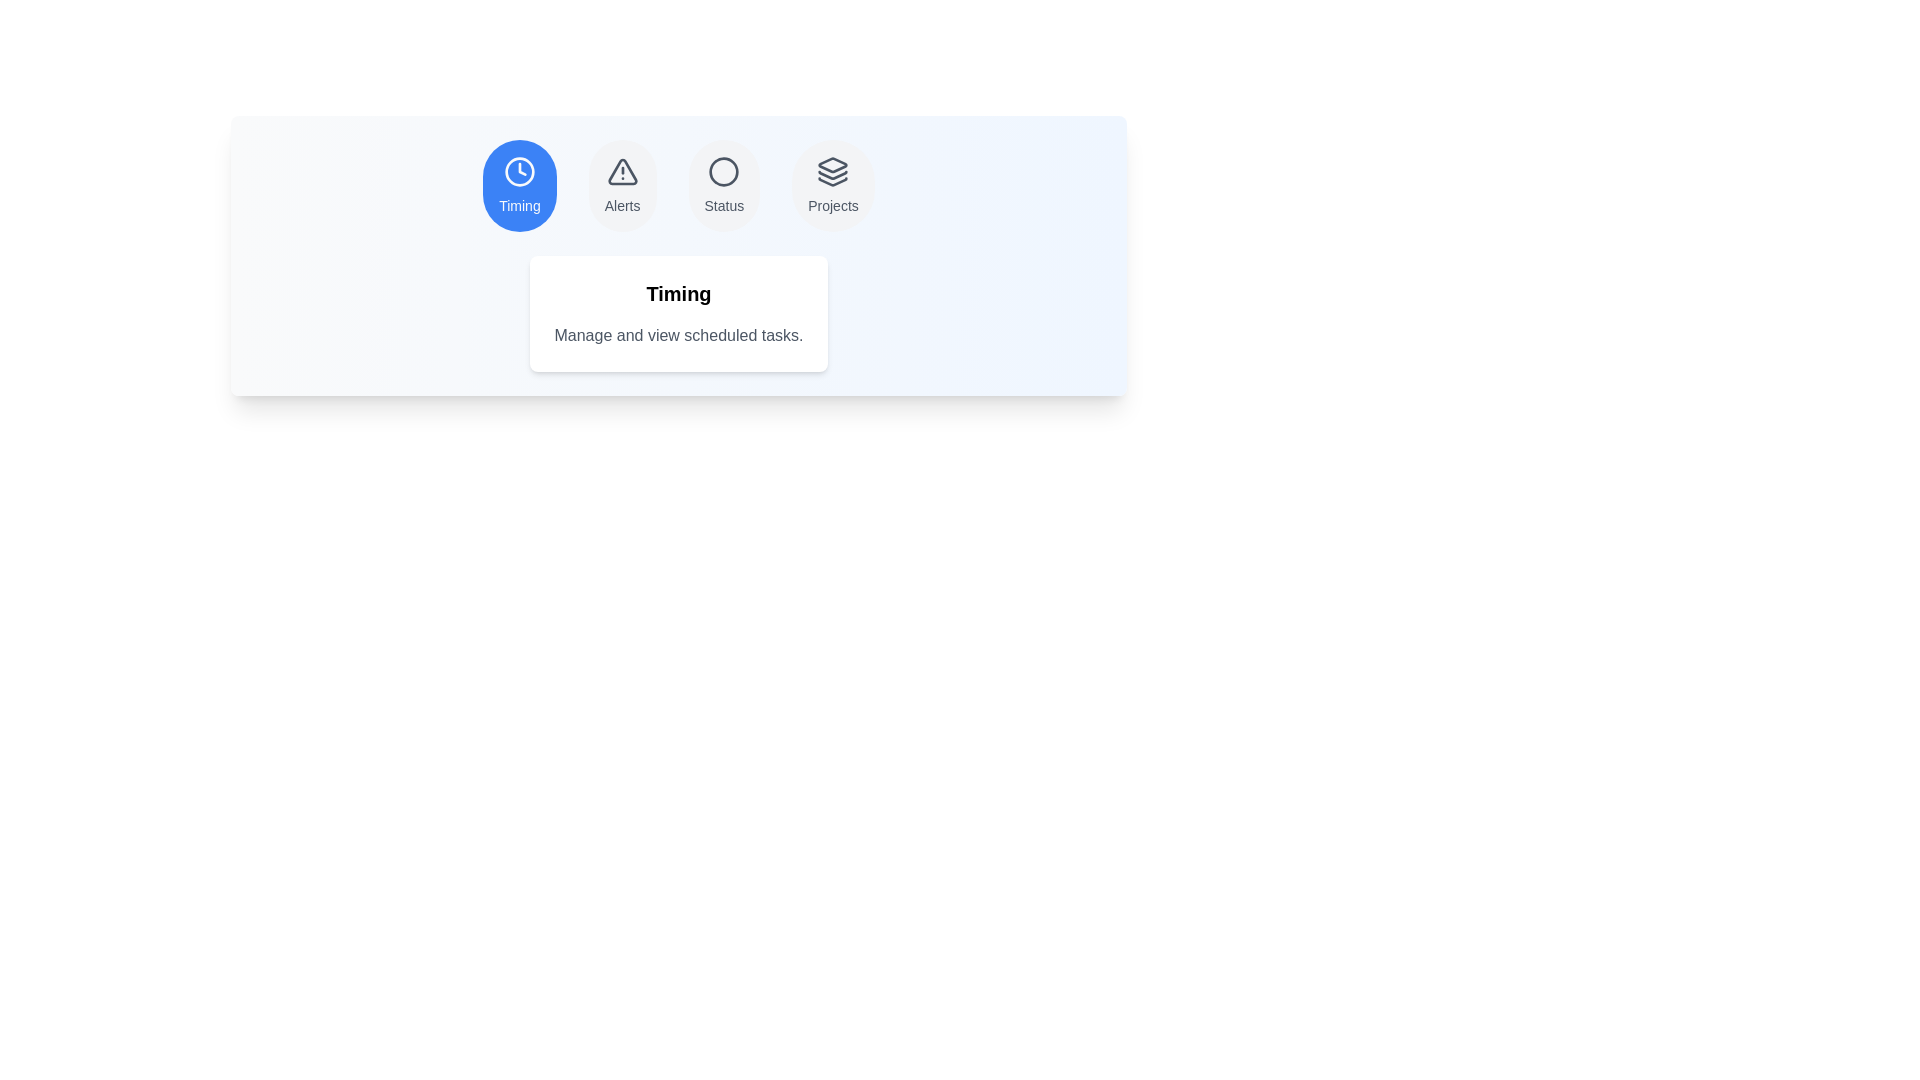 The width and height of the screenshot is (1920, 1080). I want to click on the tab labeled Projects to observe the hover effect, so click(833, 185).